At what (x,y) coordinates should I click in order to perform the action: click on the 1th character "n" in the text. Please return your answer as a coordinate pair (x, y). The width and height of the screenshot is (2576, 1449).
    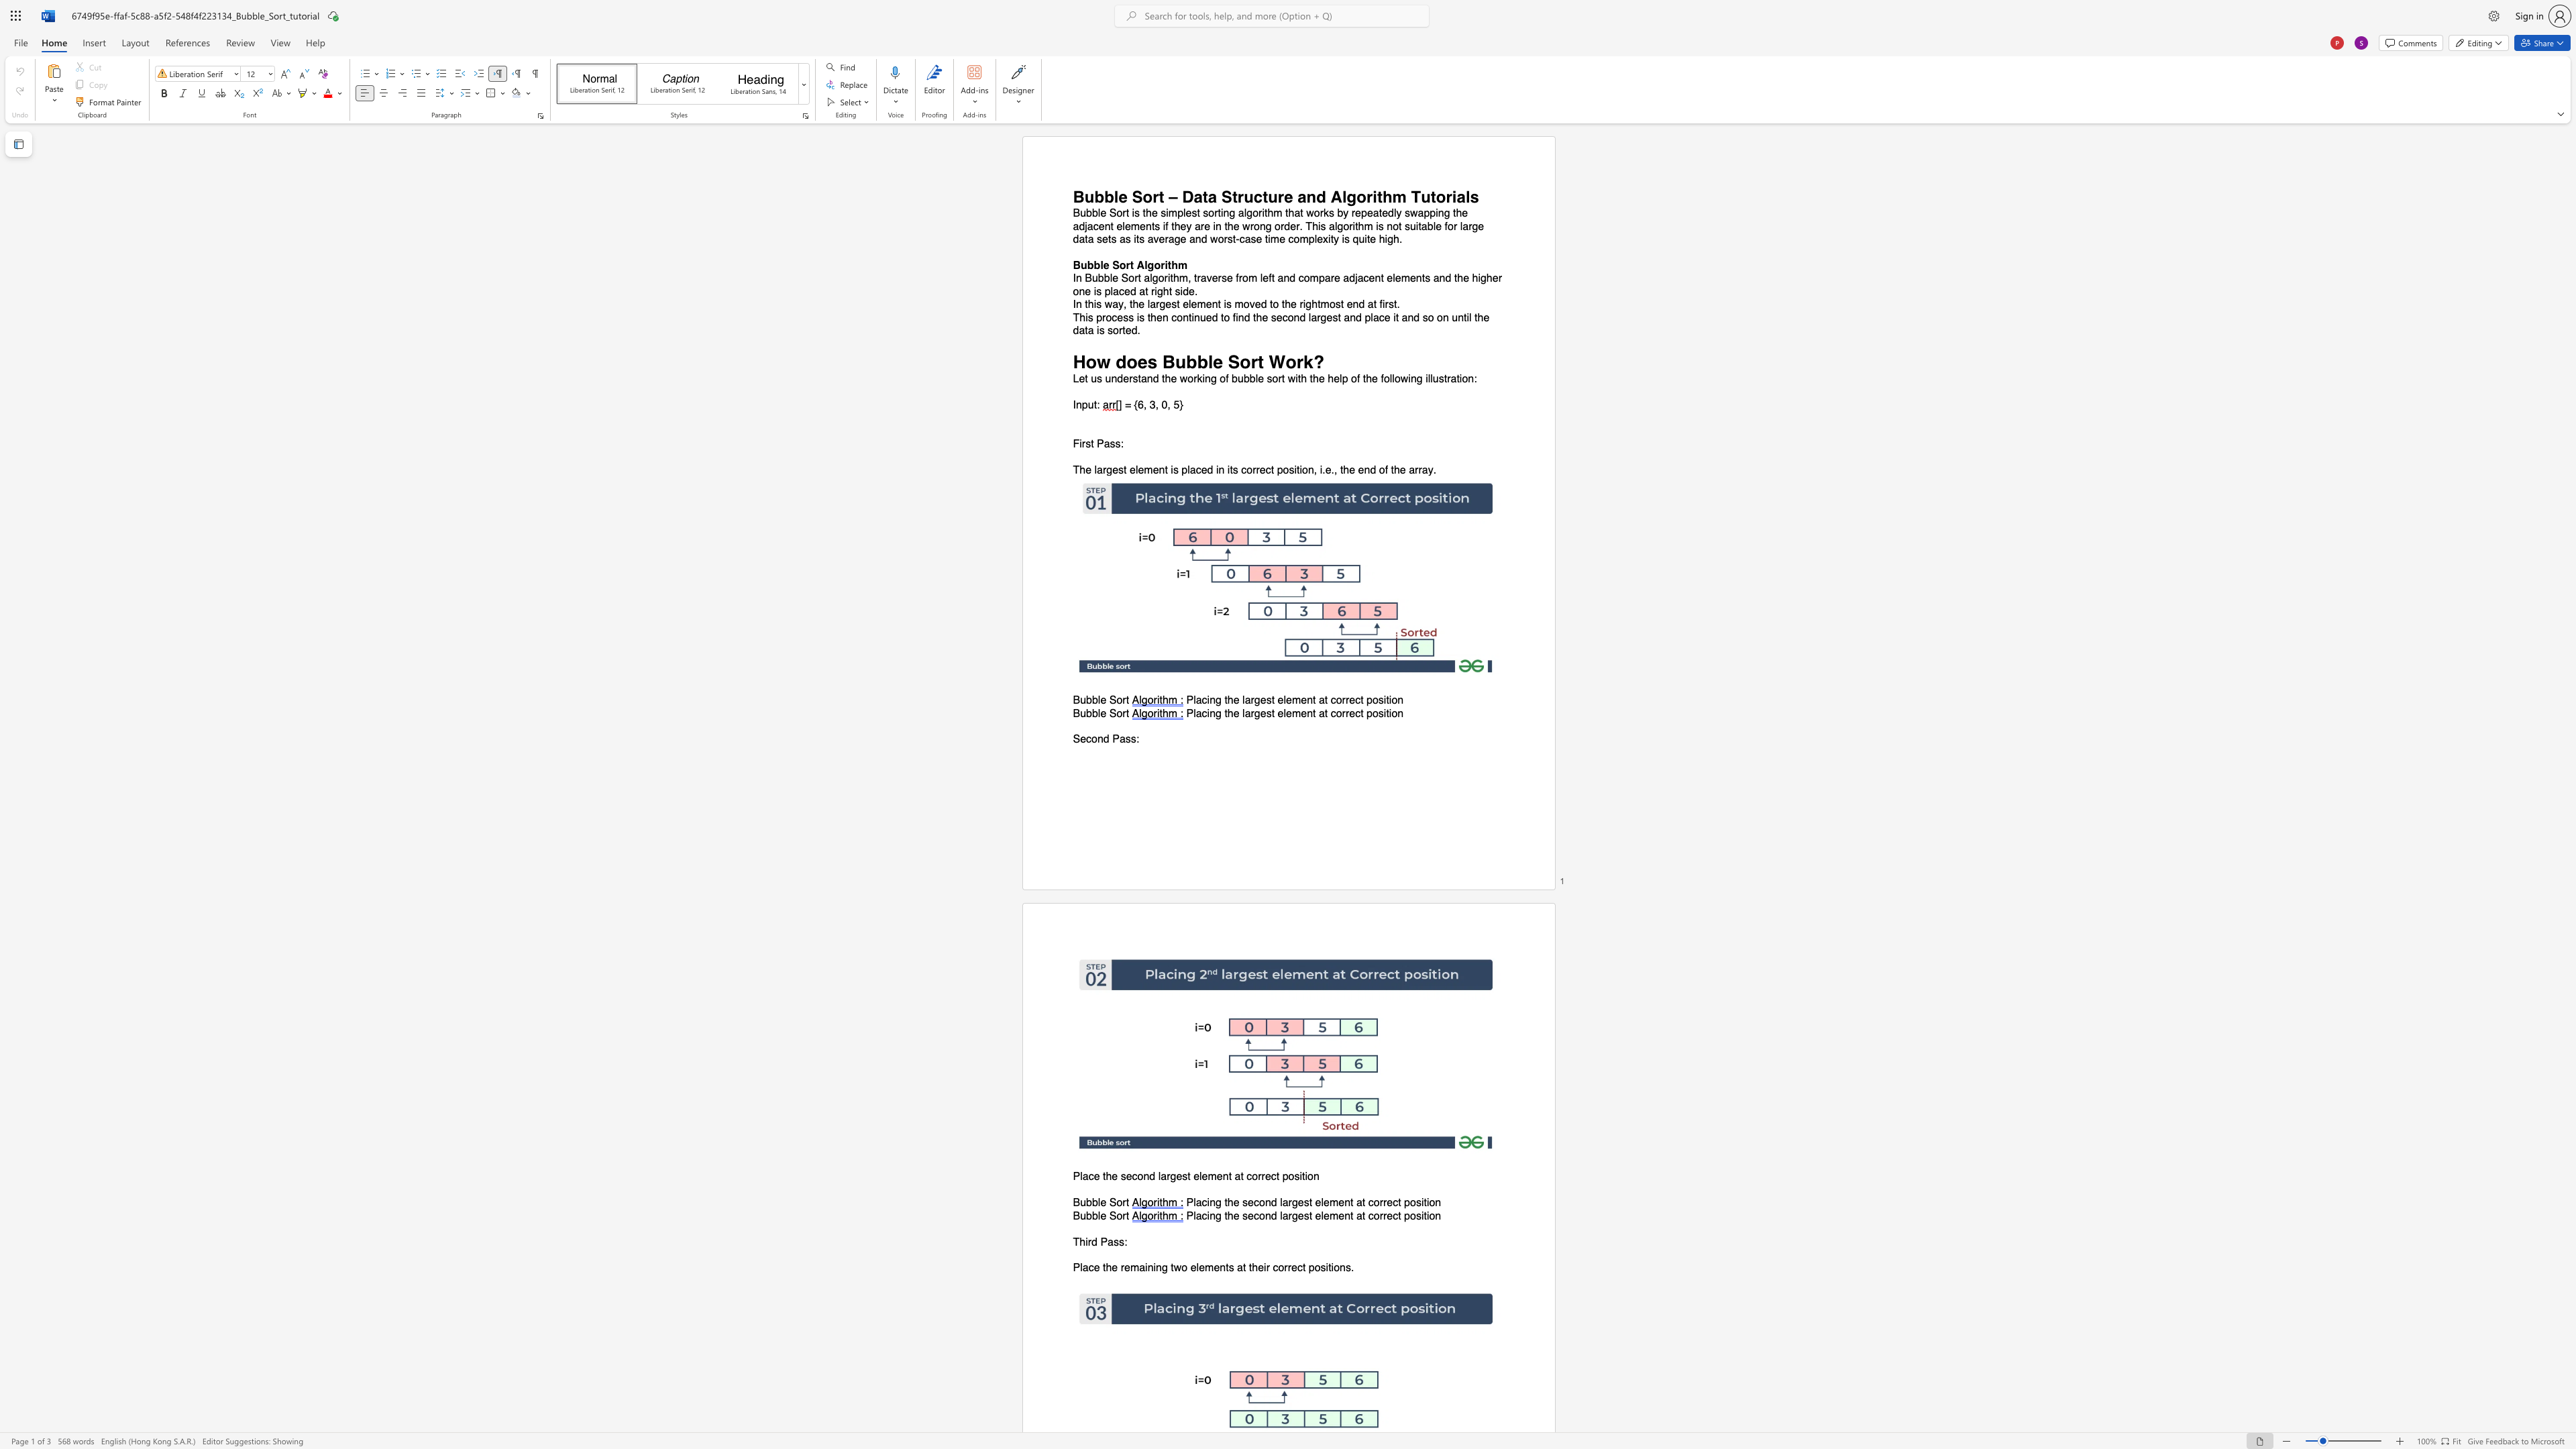
    Looking at the image, I should click on (1149, 1268).